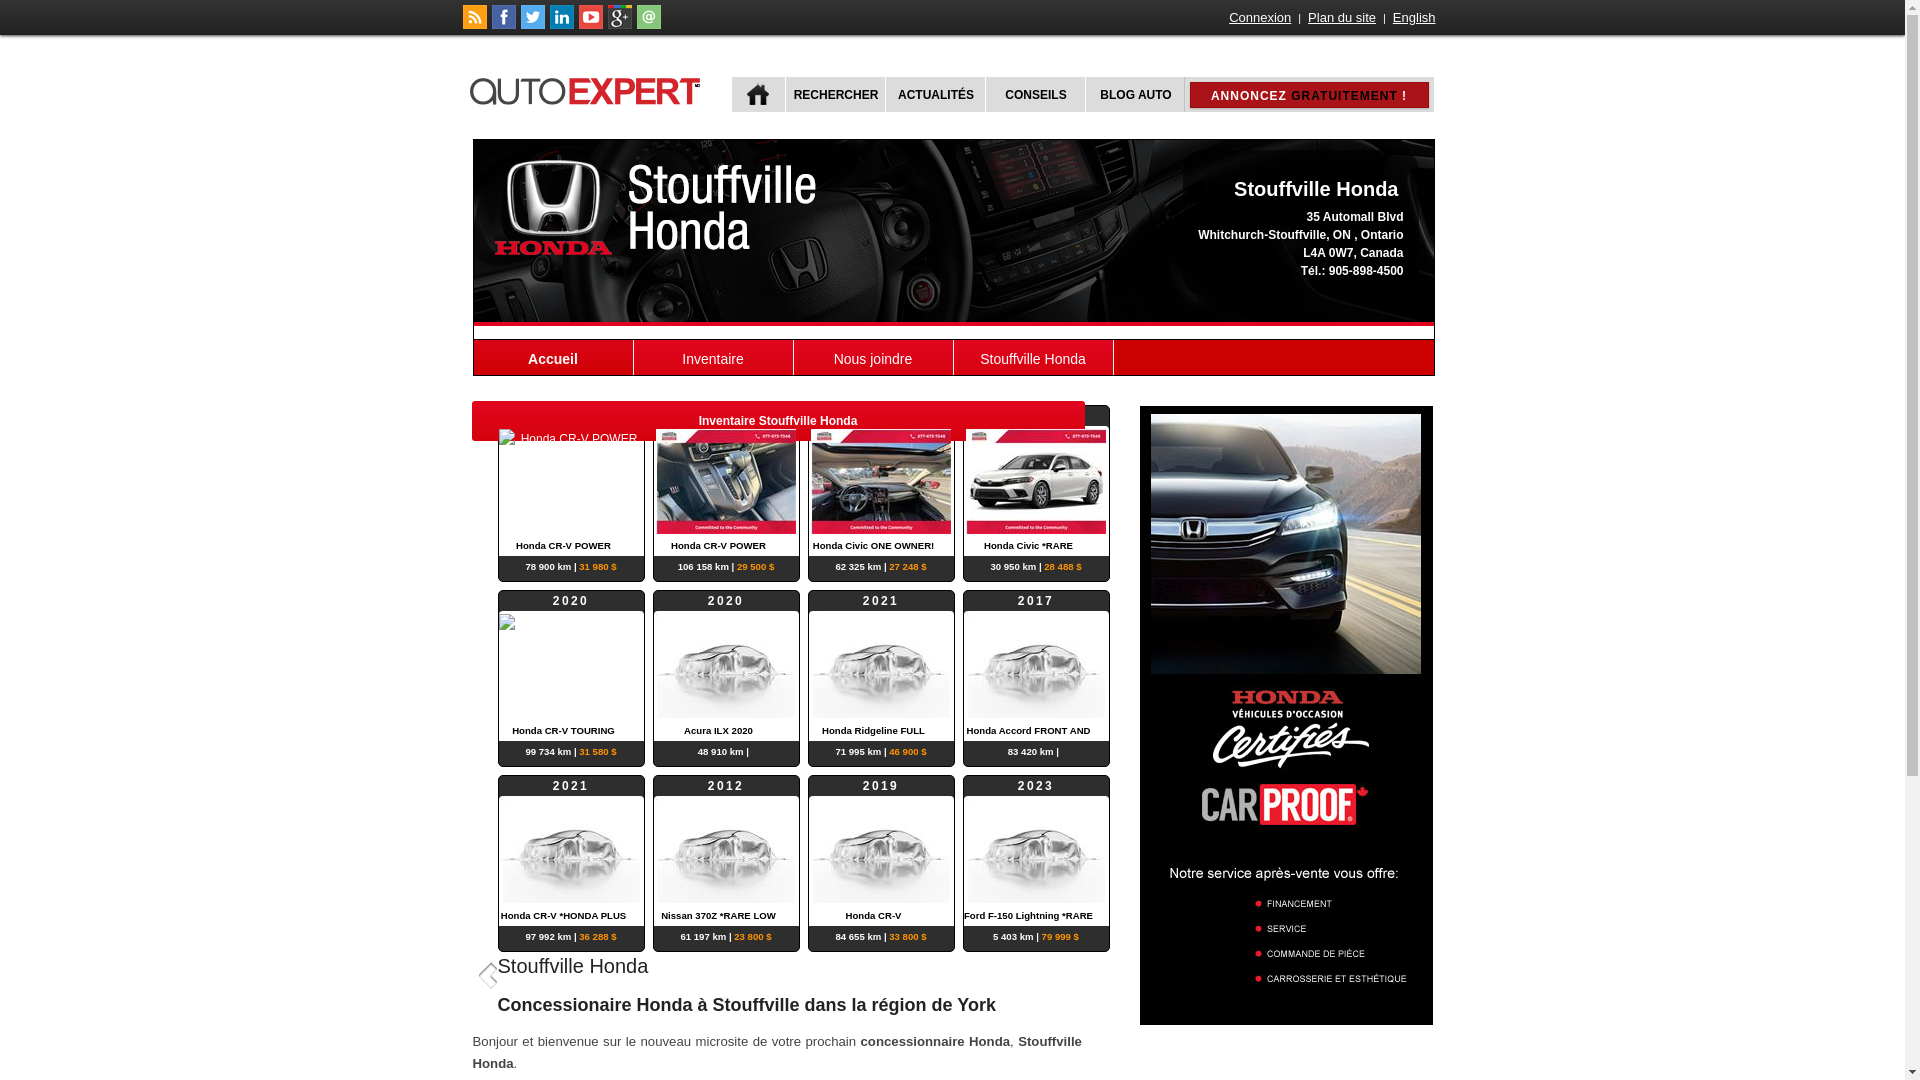 The width and height of the screenshot is (1920, 1080). Describe the element at coordinates (1226, 17) in the screenshot. I see `'Connexion'` at that location.